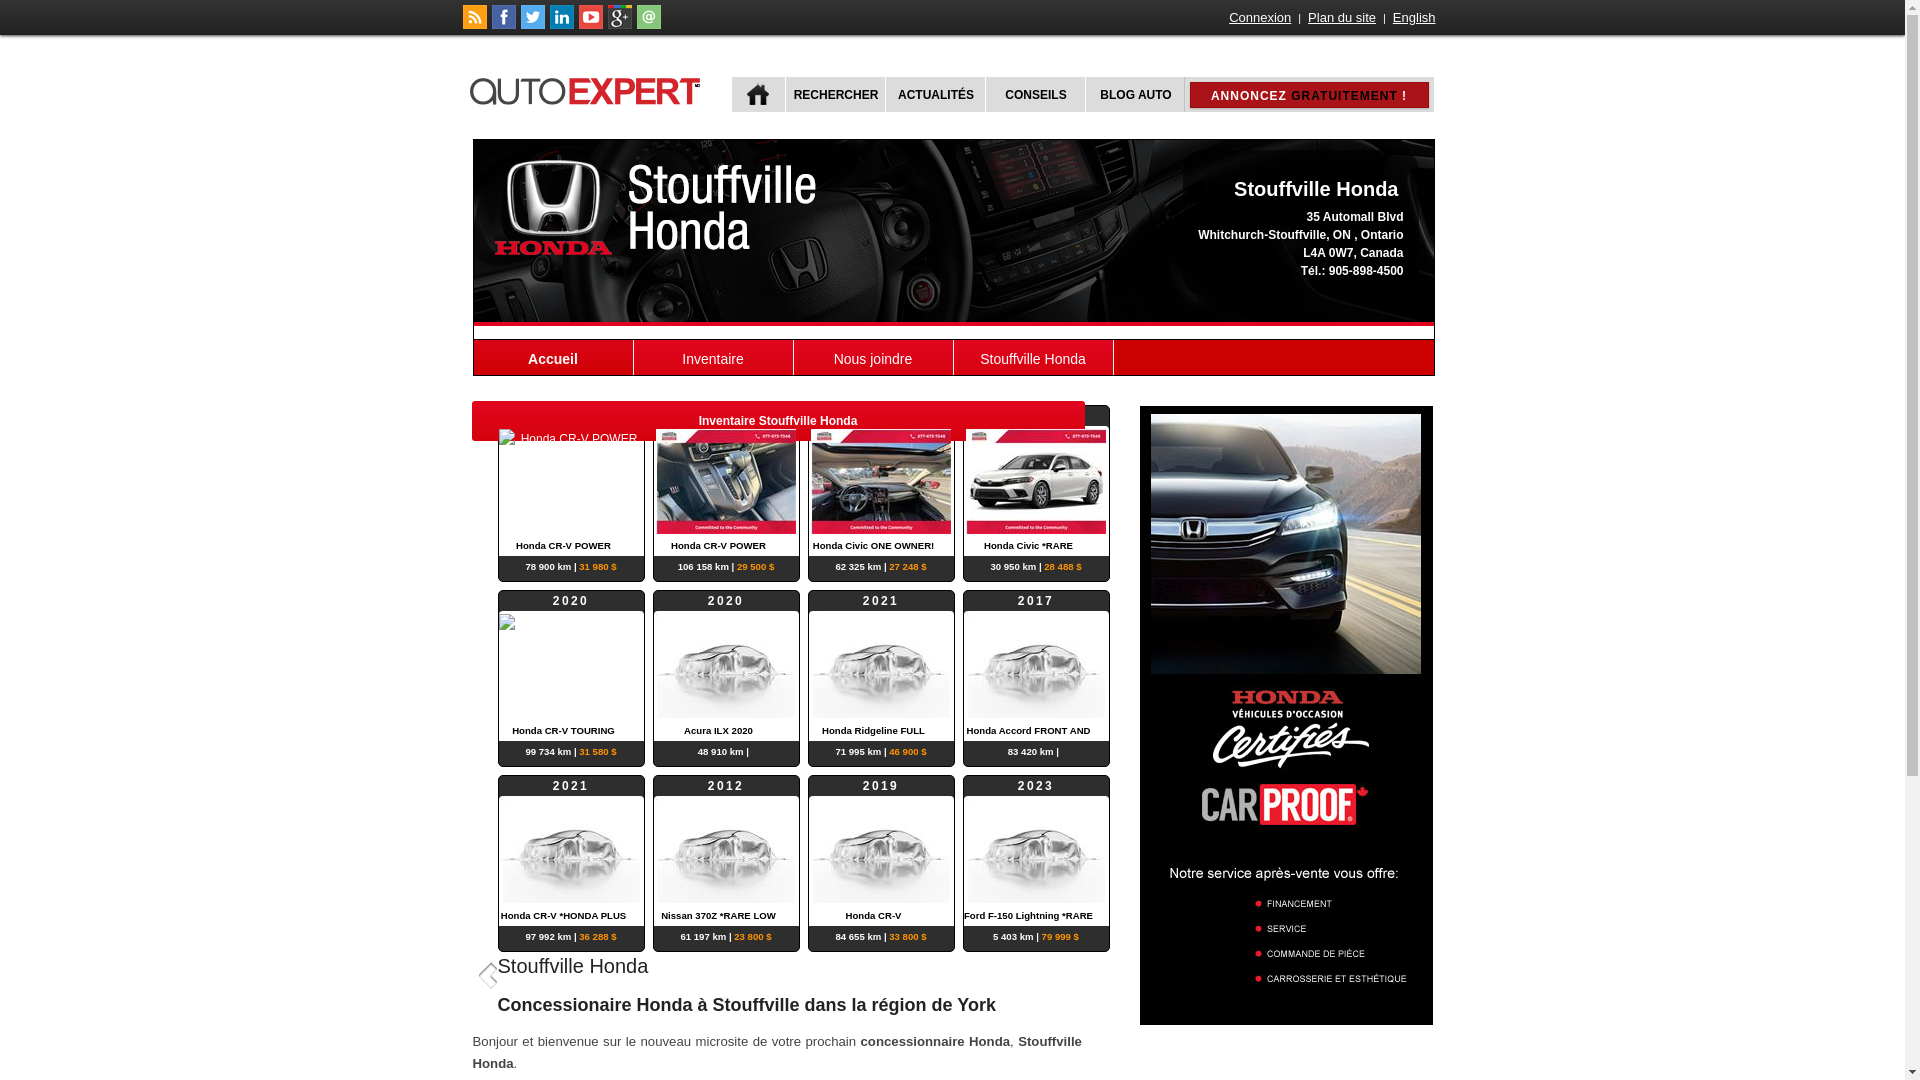 The width and height of the screenshot is (1920, 1080). Describe the element at coordinates (1226, 17) in the screenshot. I see `'Connexion'` at that location.